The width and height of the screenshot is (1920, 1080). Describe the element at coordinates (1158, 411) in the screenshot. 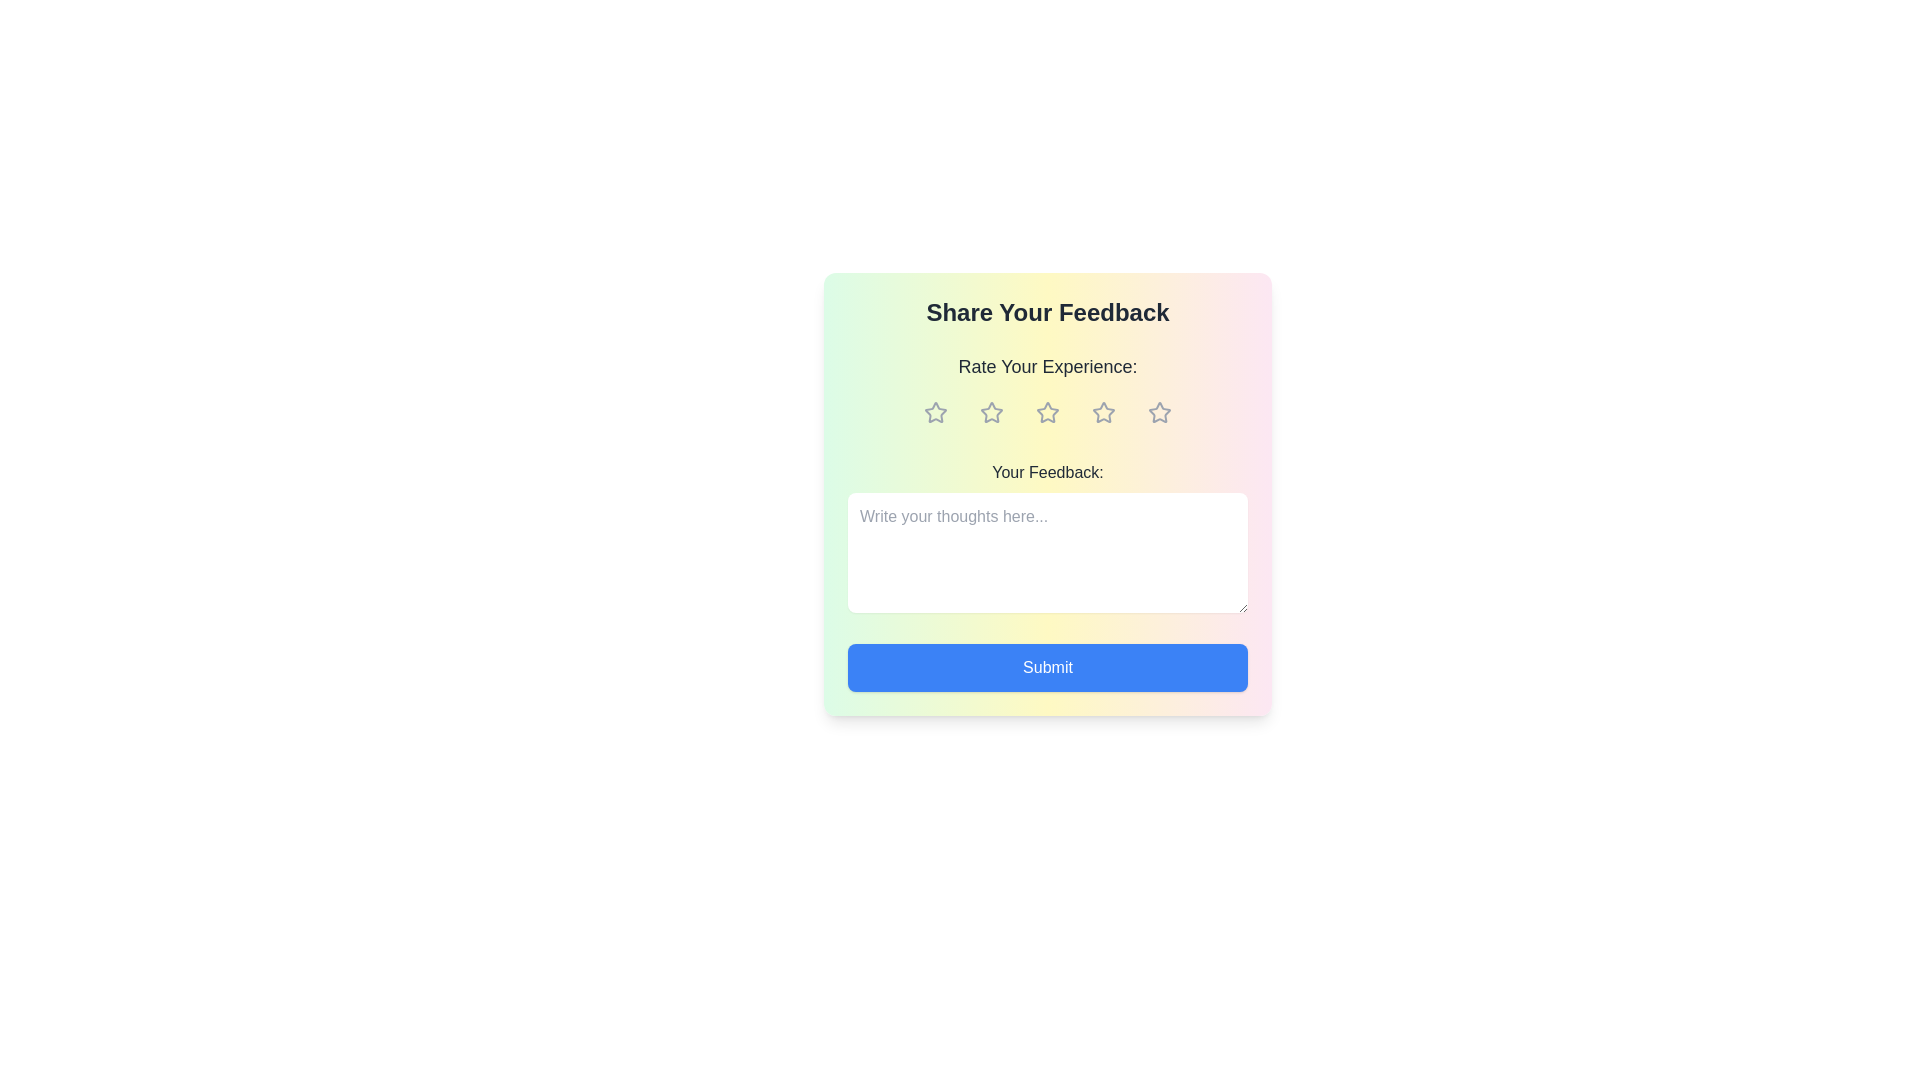

I see `the fifth star-shaped icon in the rating system` at that location.